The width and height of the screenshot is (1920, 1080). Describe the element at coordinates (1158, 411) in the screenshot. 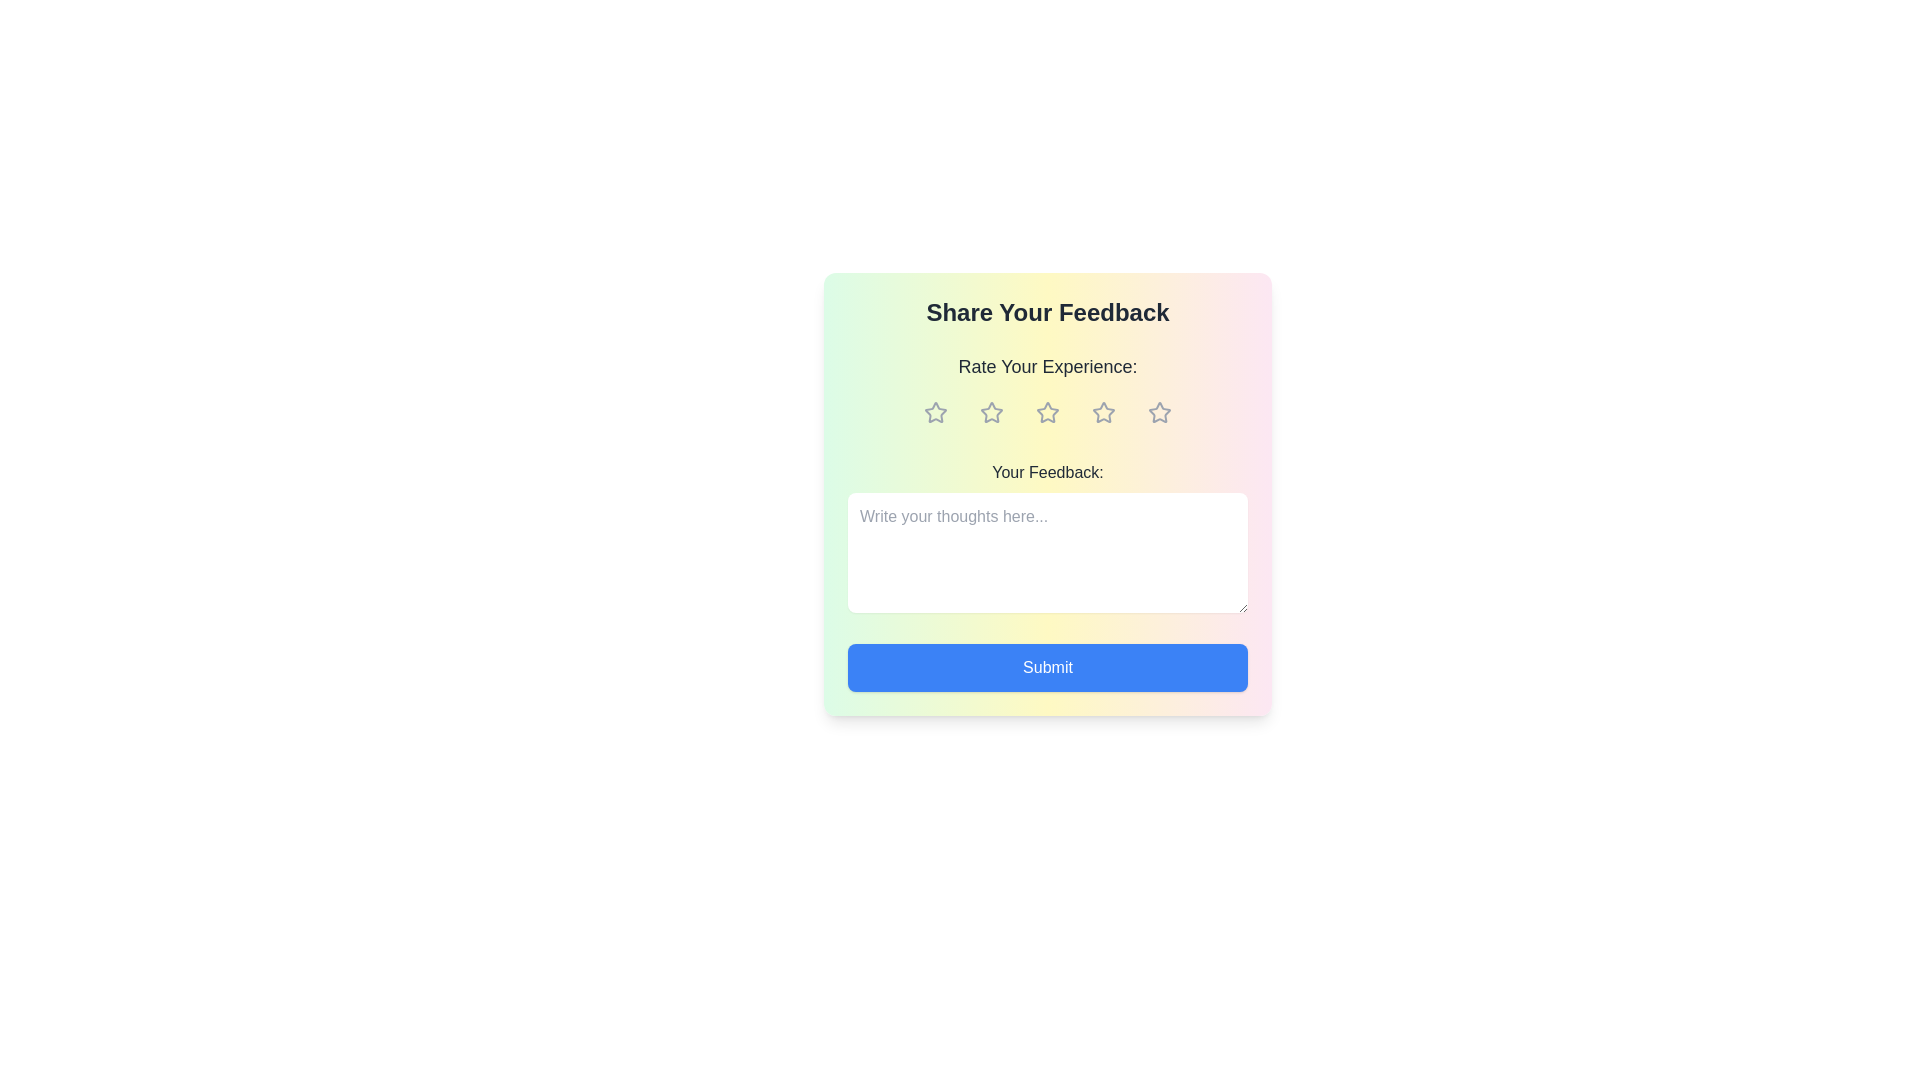

I see `the fifth star-shaped icon in the rating system` at that location.